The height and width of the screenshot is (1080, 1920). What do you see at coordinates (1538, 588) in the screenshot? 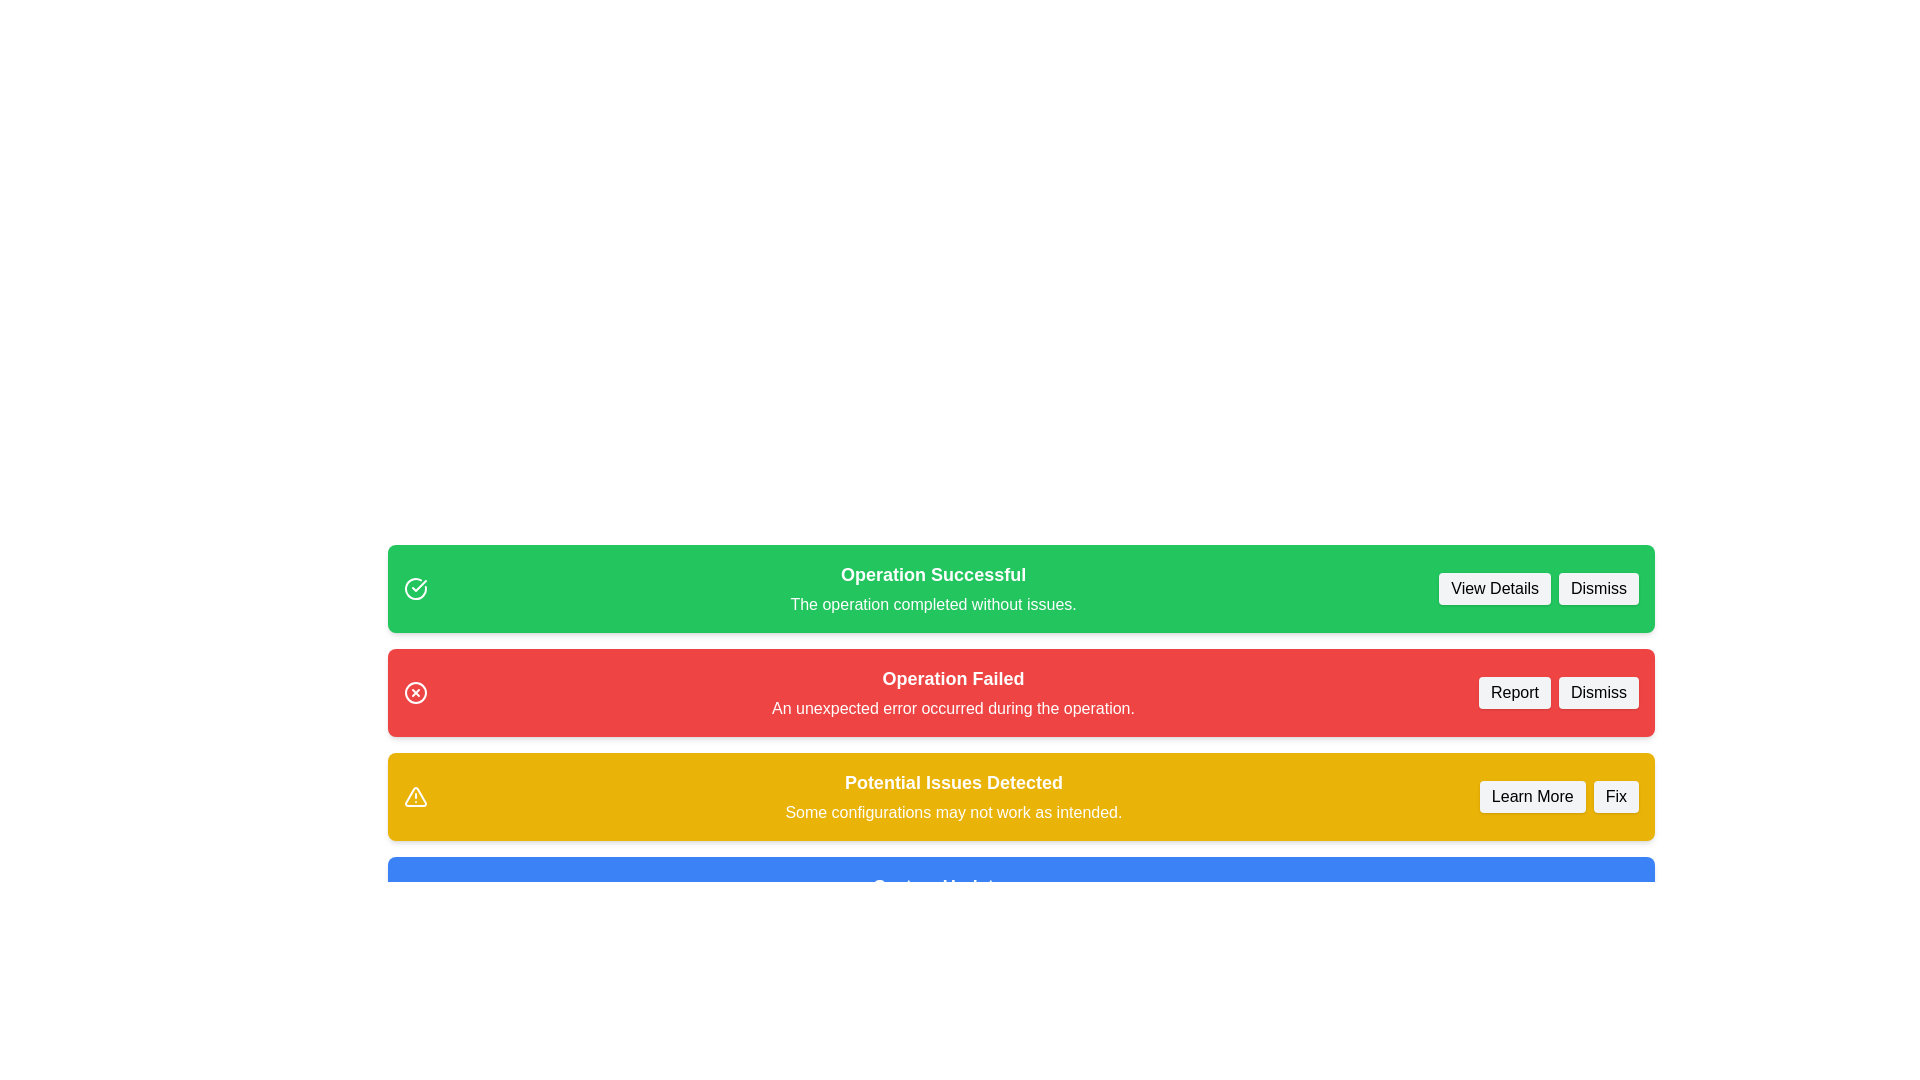
I see `the 'View Details' button located on the right side of the green alert box labeled 'Operation Successful'` at bounding box center [1538, 588].